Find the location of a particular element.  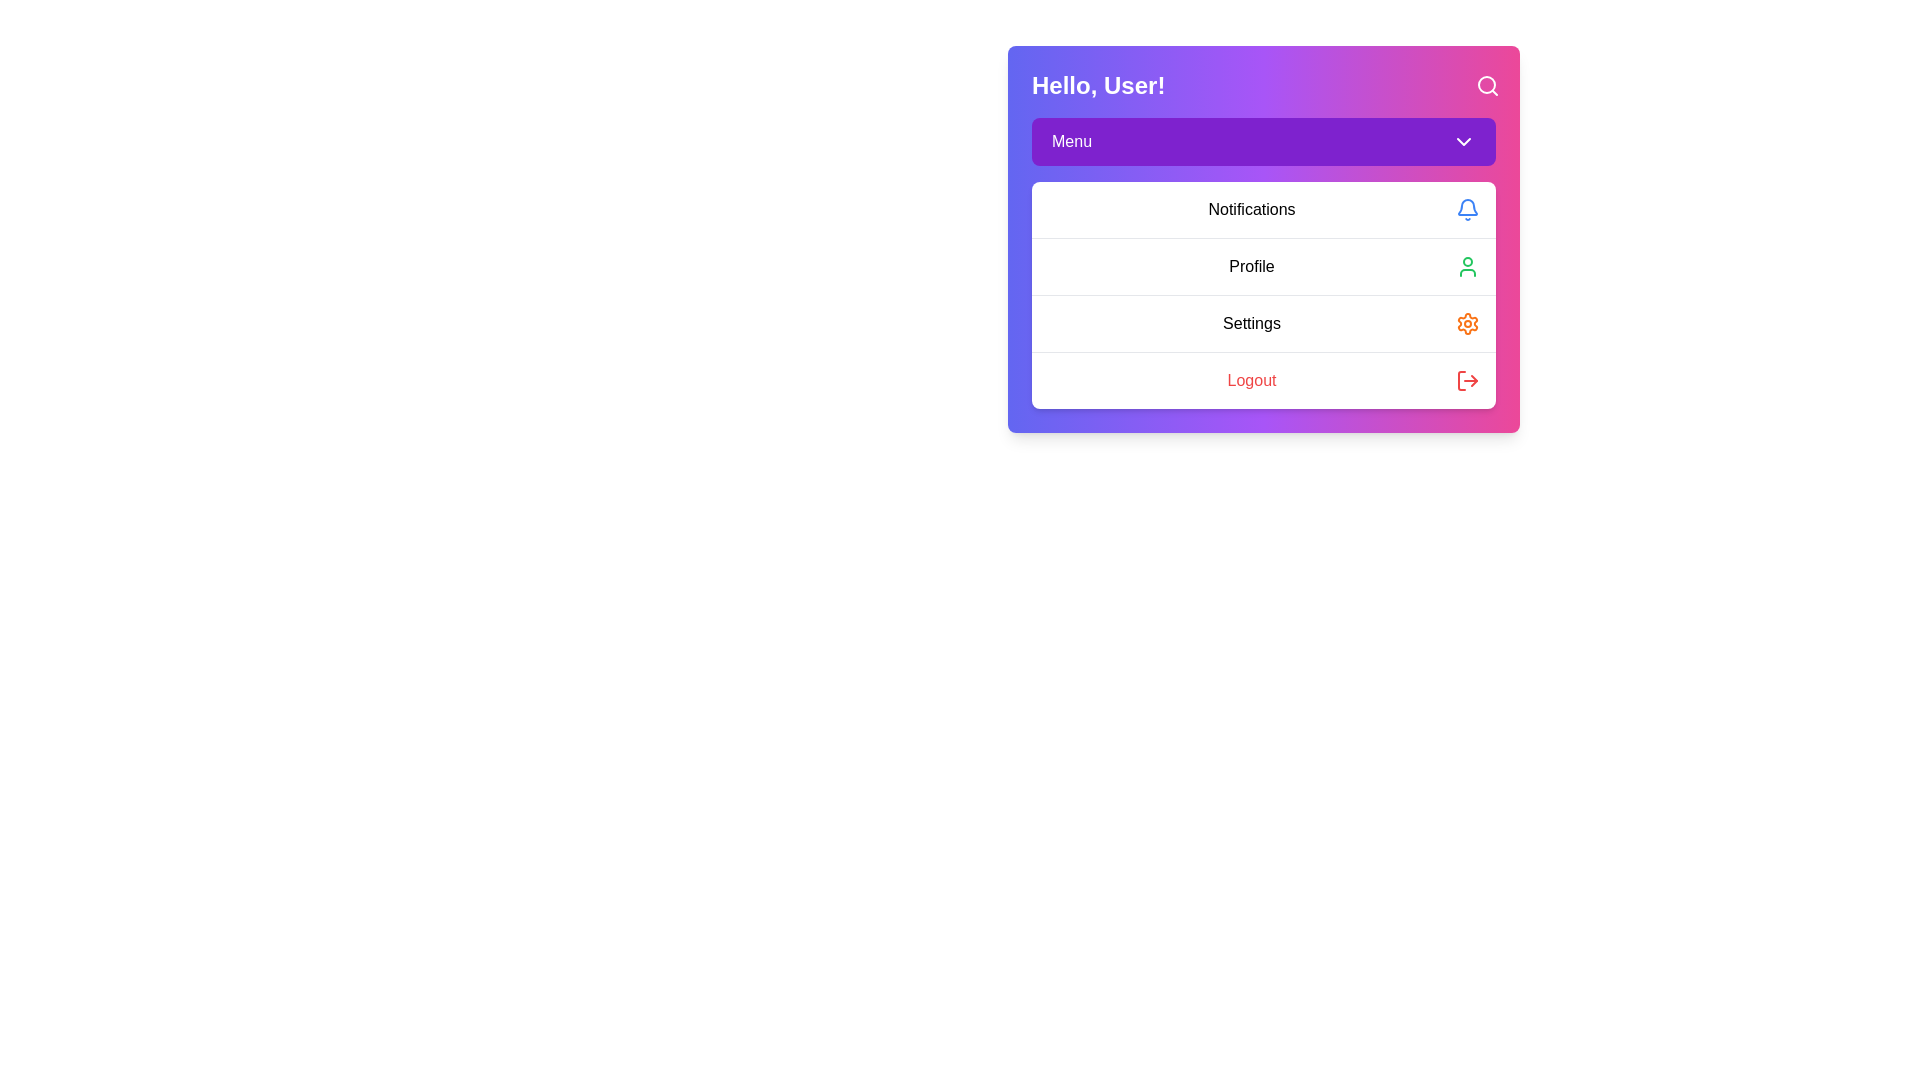

the 'Settings' option in the menu is located at coordinates (1262, 322).